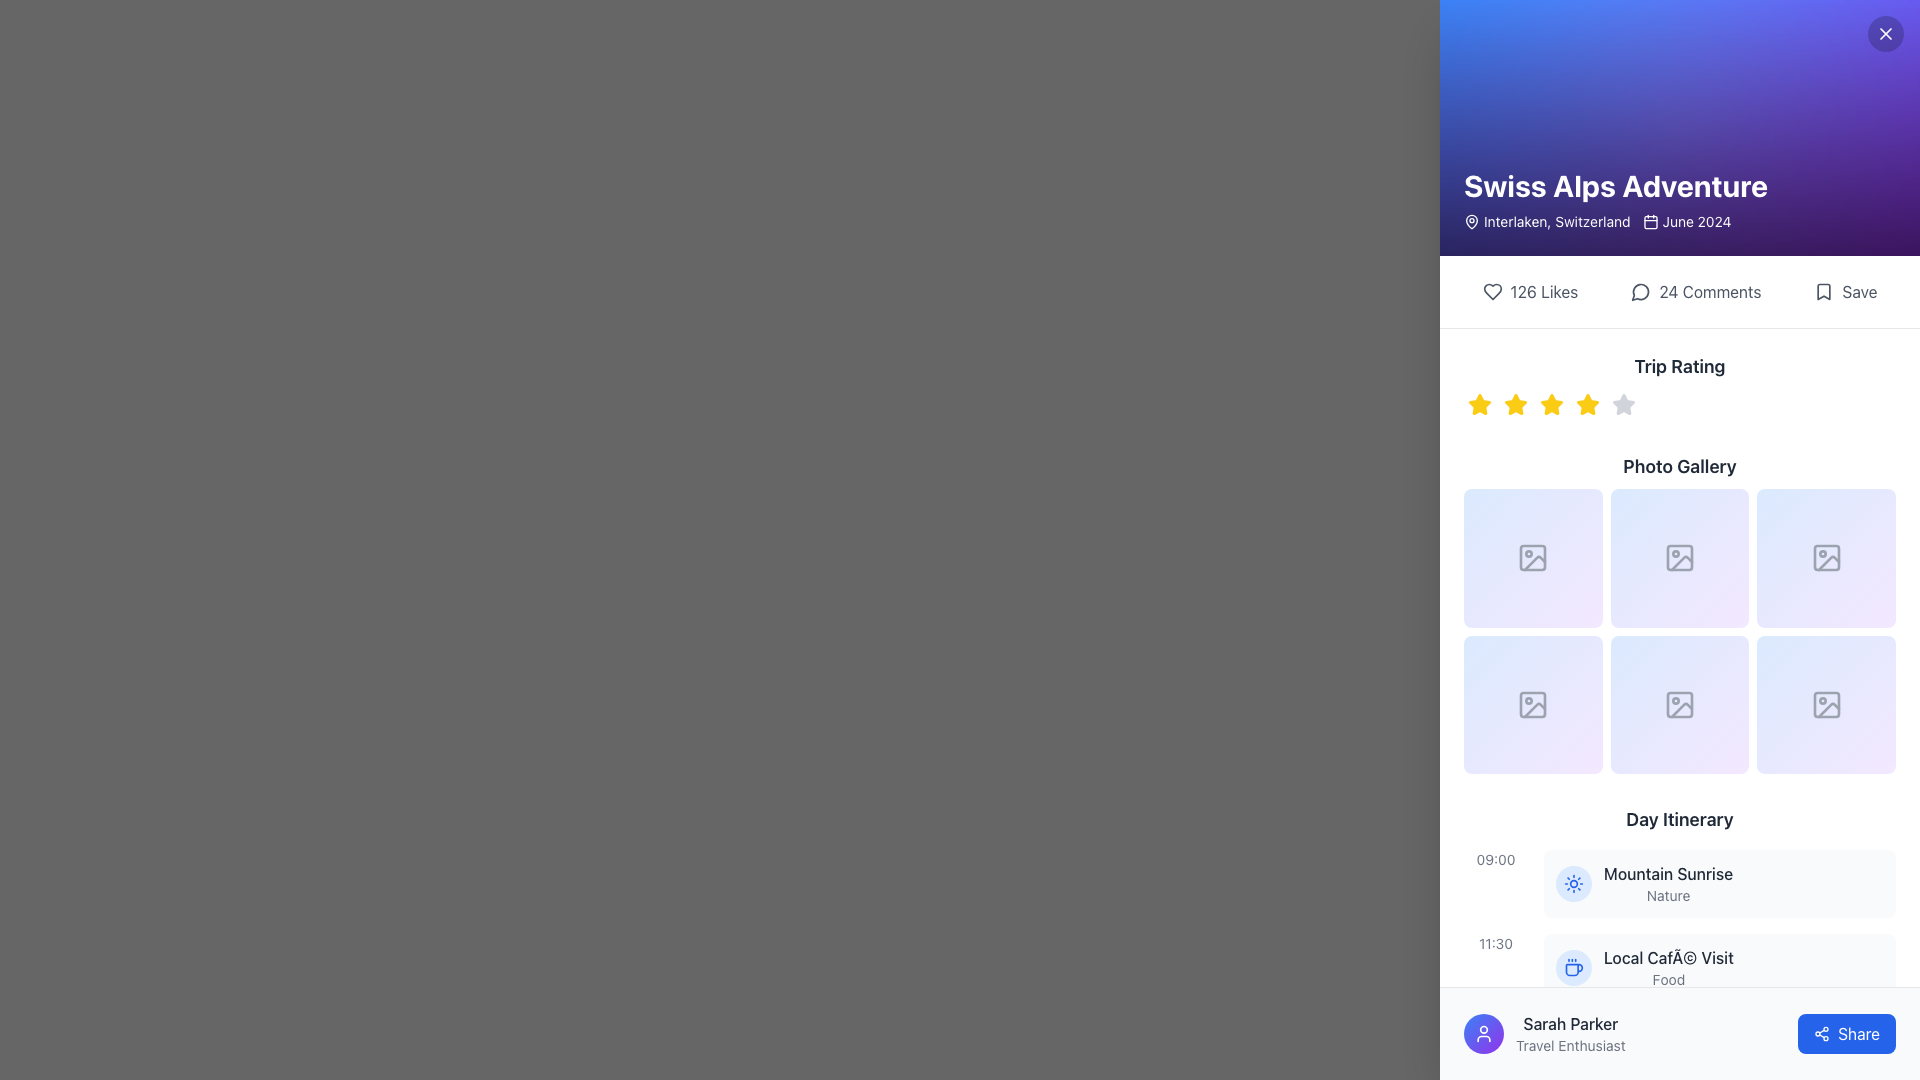  I want to click on the fourth star in the rating system to indicate a rating of four out of five, so click(1587, 405).